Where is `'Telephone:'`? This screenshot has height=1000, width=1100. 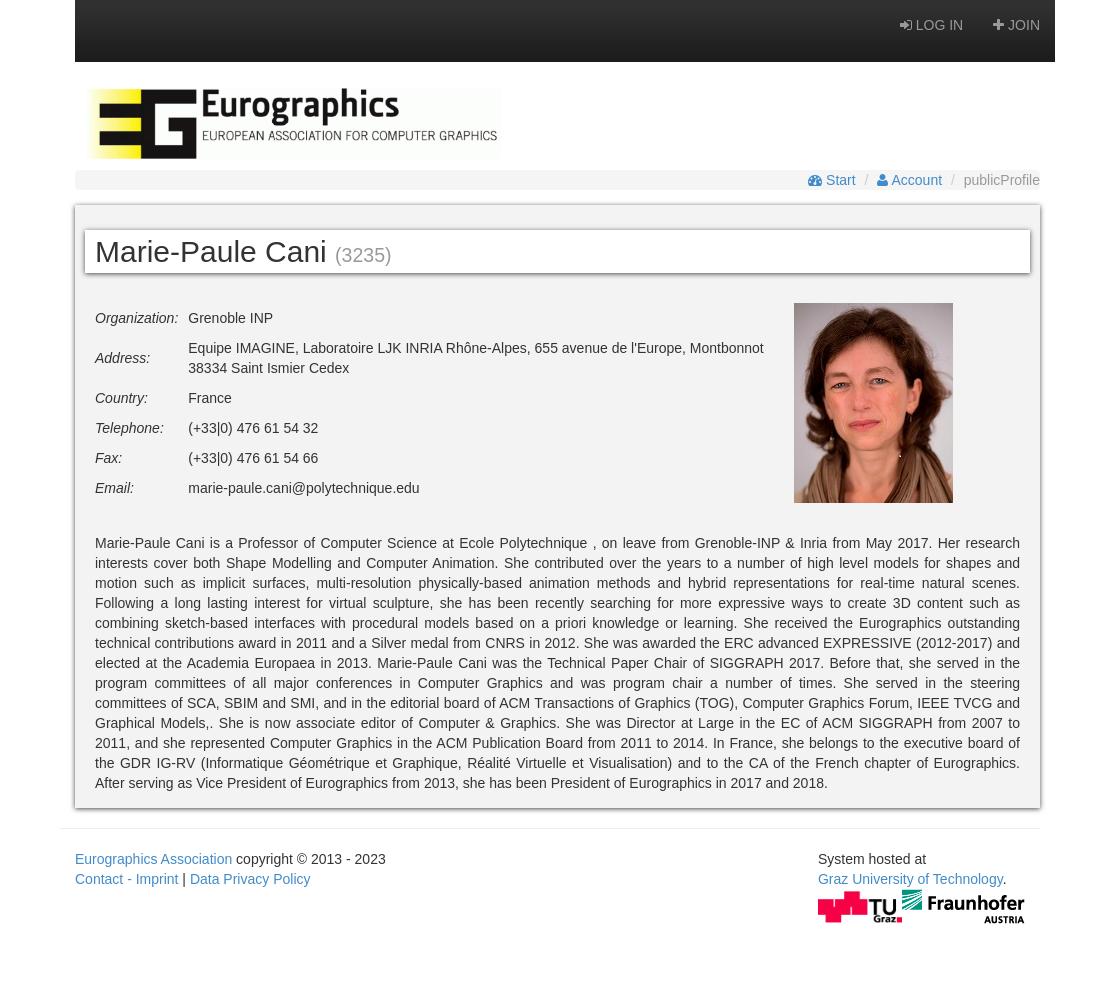 'Telephone:' is located at coordinates (129, 428).